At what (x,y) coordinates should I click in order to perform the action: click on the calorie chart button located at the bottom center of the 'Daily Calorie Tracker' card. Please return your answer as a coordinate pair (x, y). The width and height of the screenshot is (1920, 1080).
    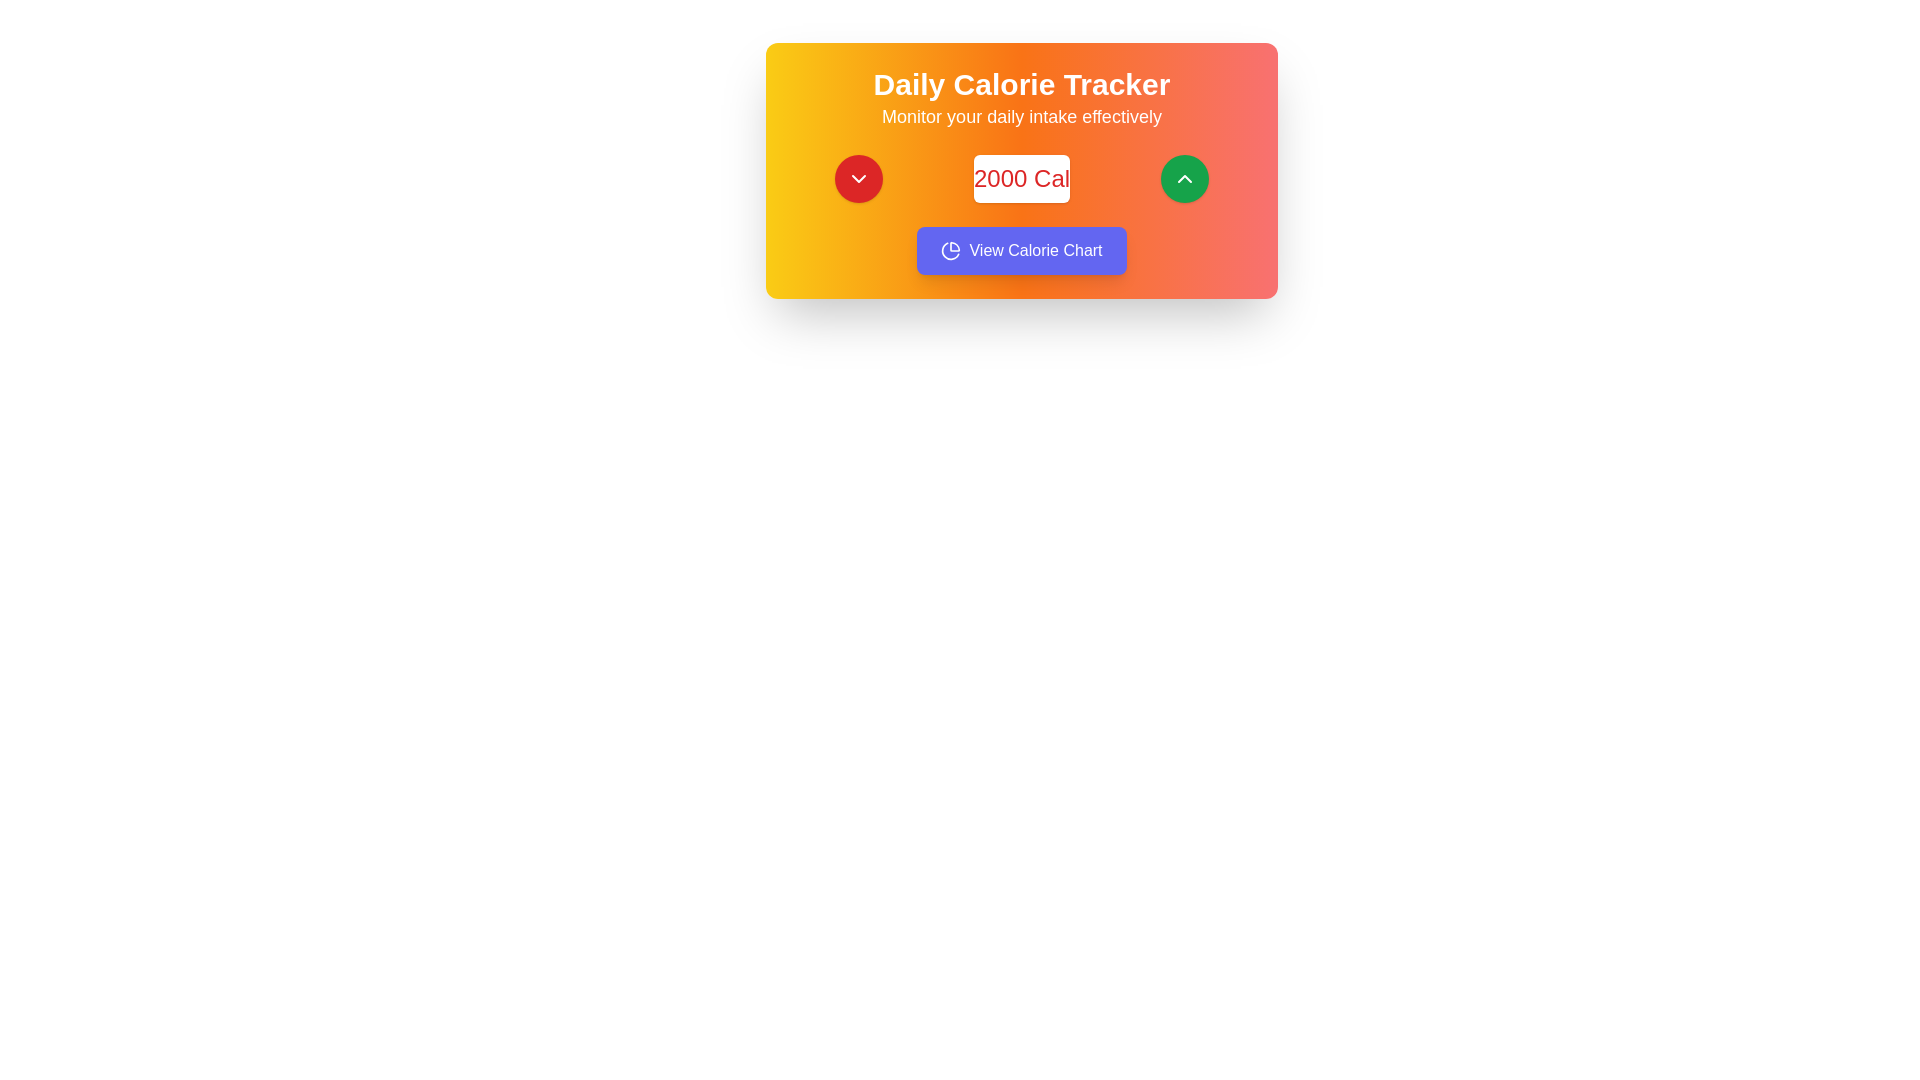
    Looking at the image, I should click on (1022, 249).